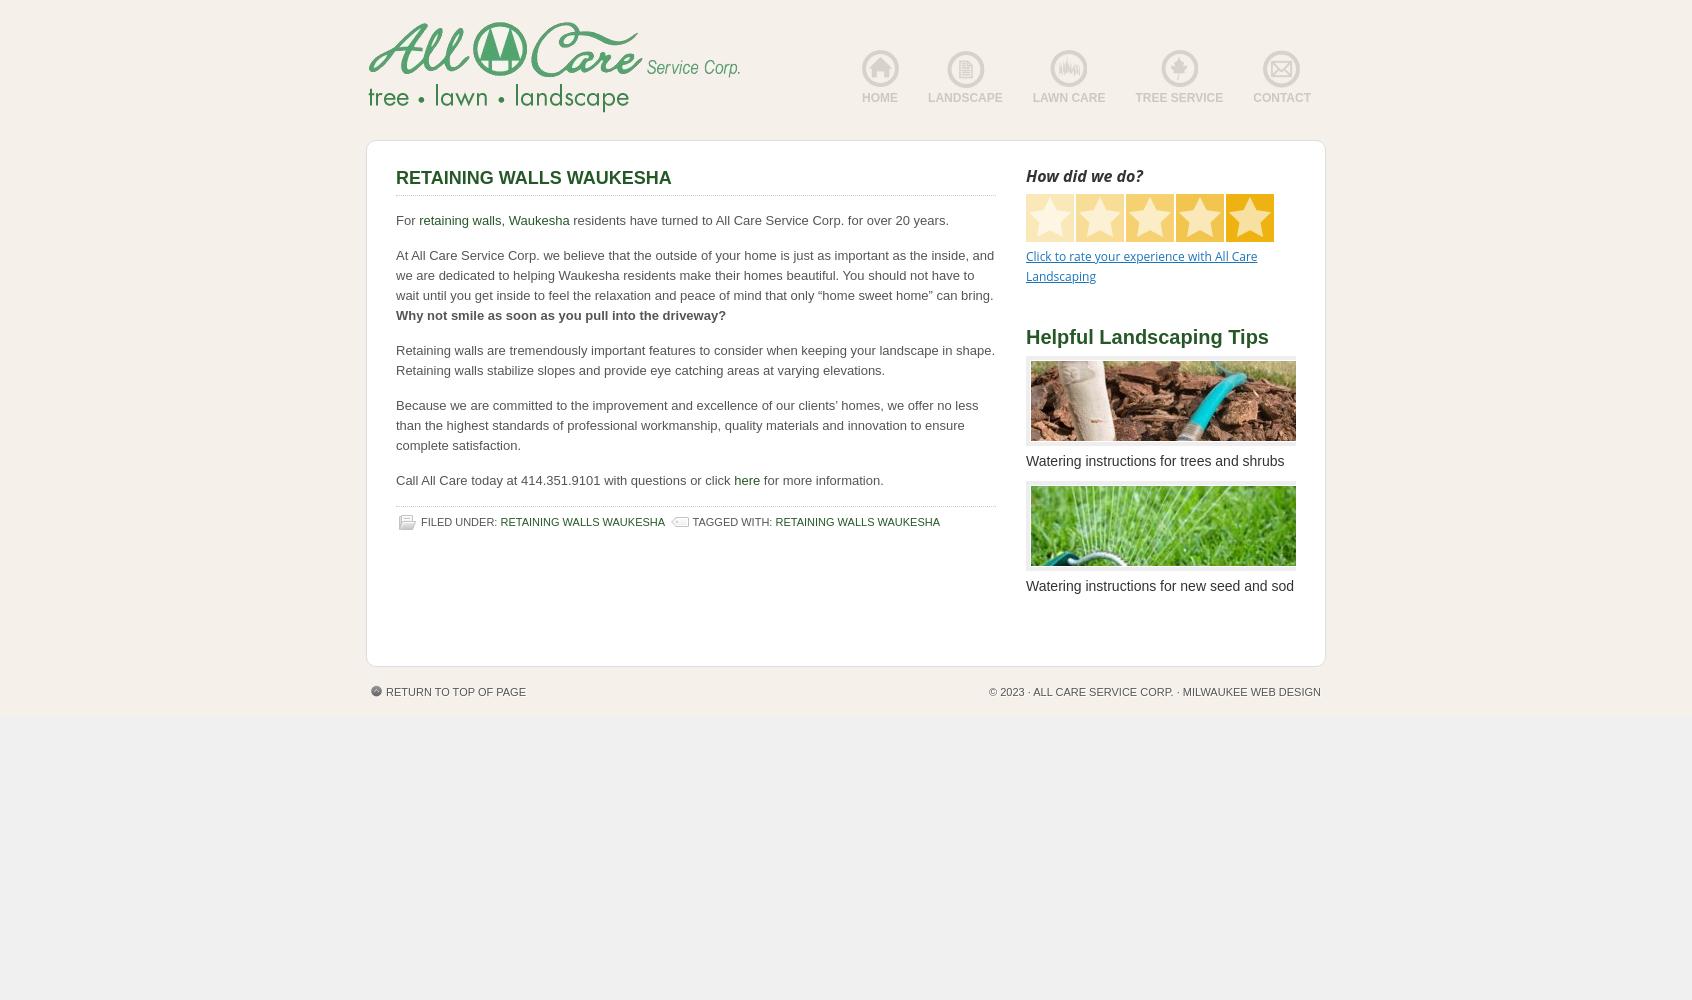 This screenshot has width=1692, height=1000. What do you see at coordinates (407, 219) in the screenshot?
I see `'For'` at bounding box center [407, 219].